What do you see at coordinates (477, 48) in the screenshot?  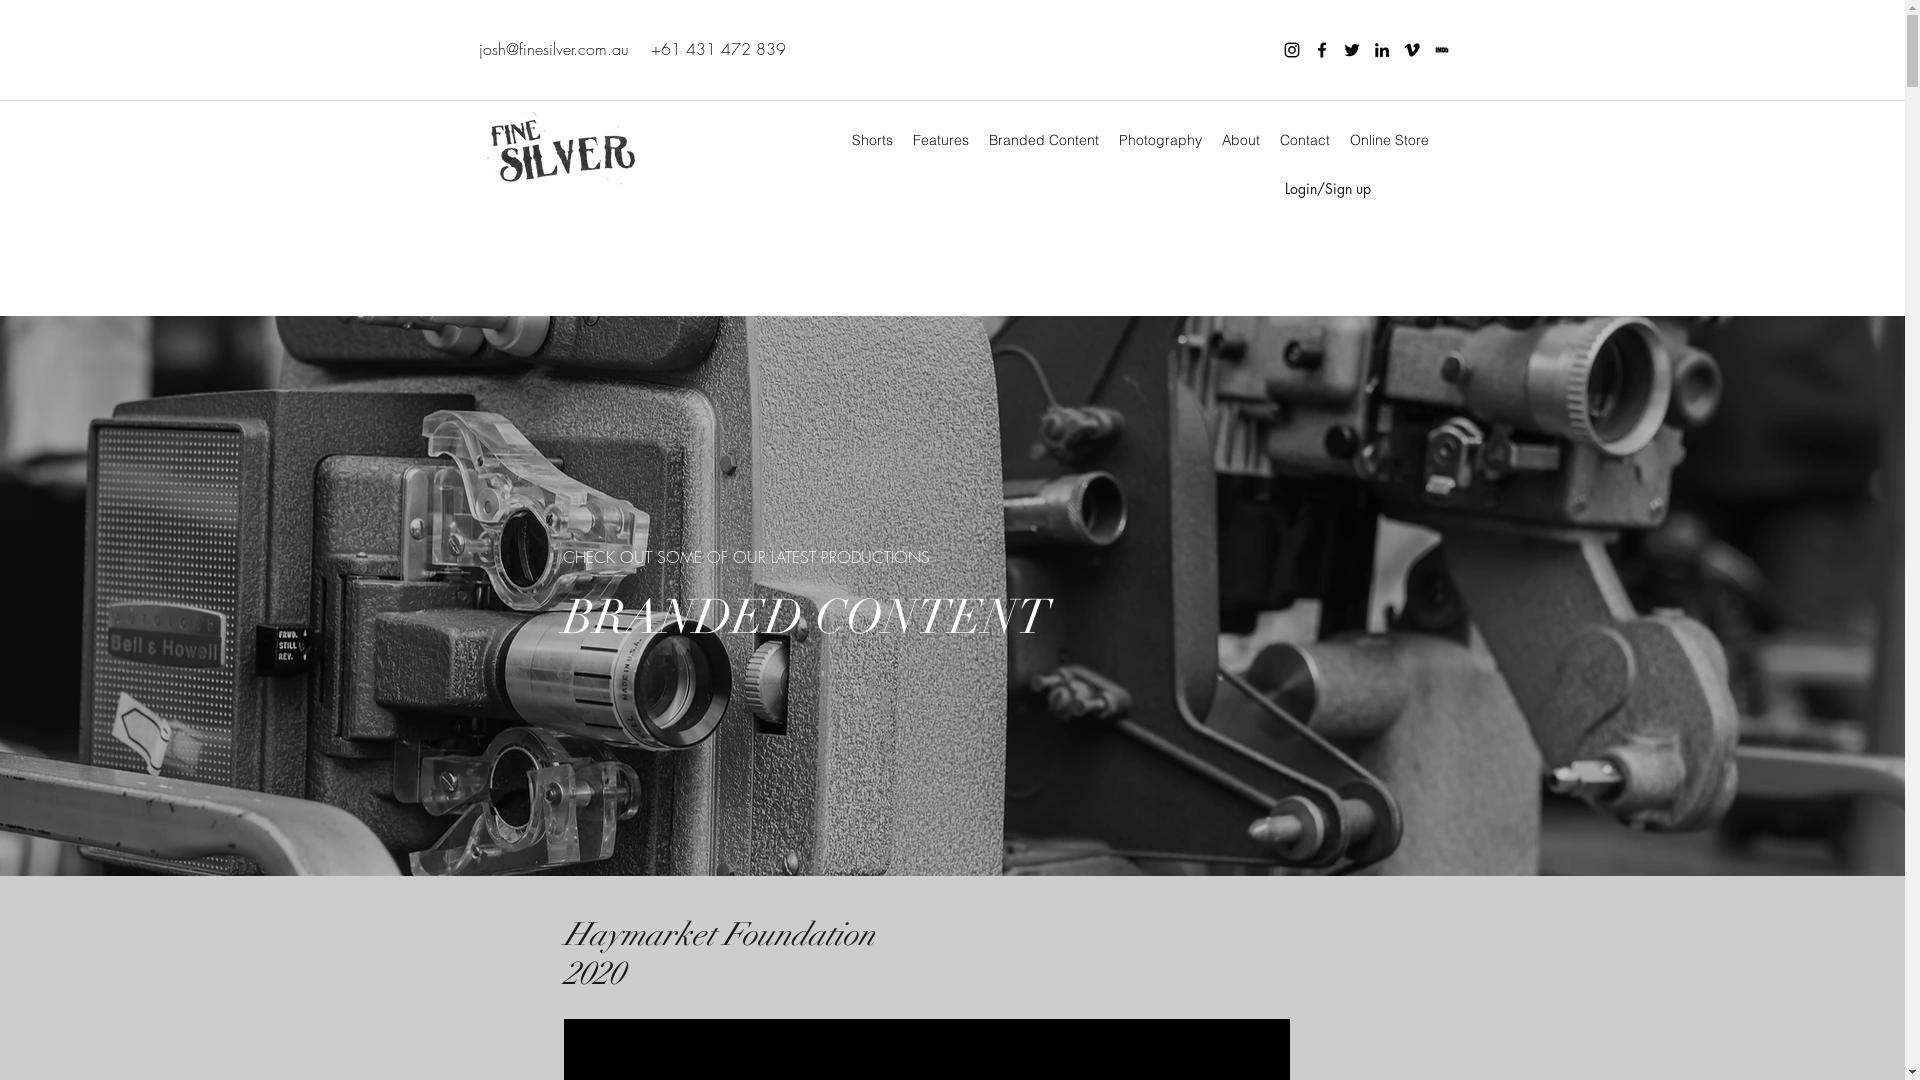 I see `'josh@finesilver.com.au'` at bounding box center [477, 48].